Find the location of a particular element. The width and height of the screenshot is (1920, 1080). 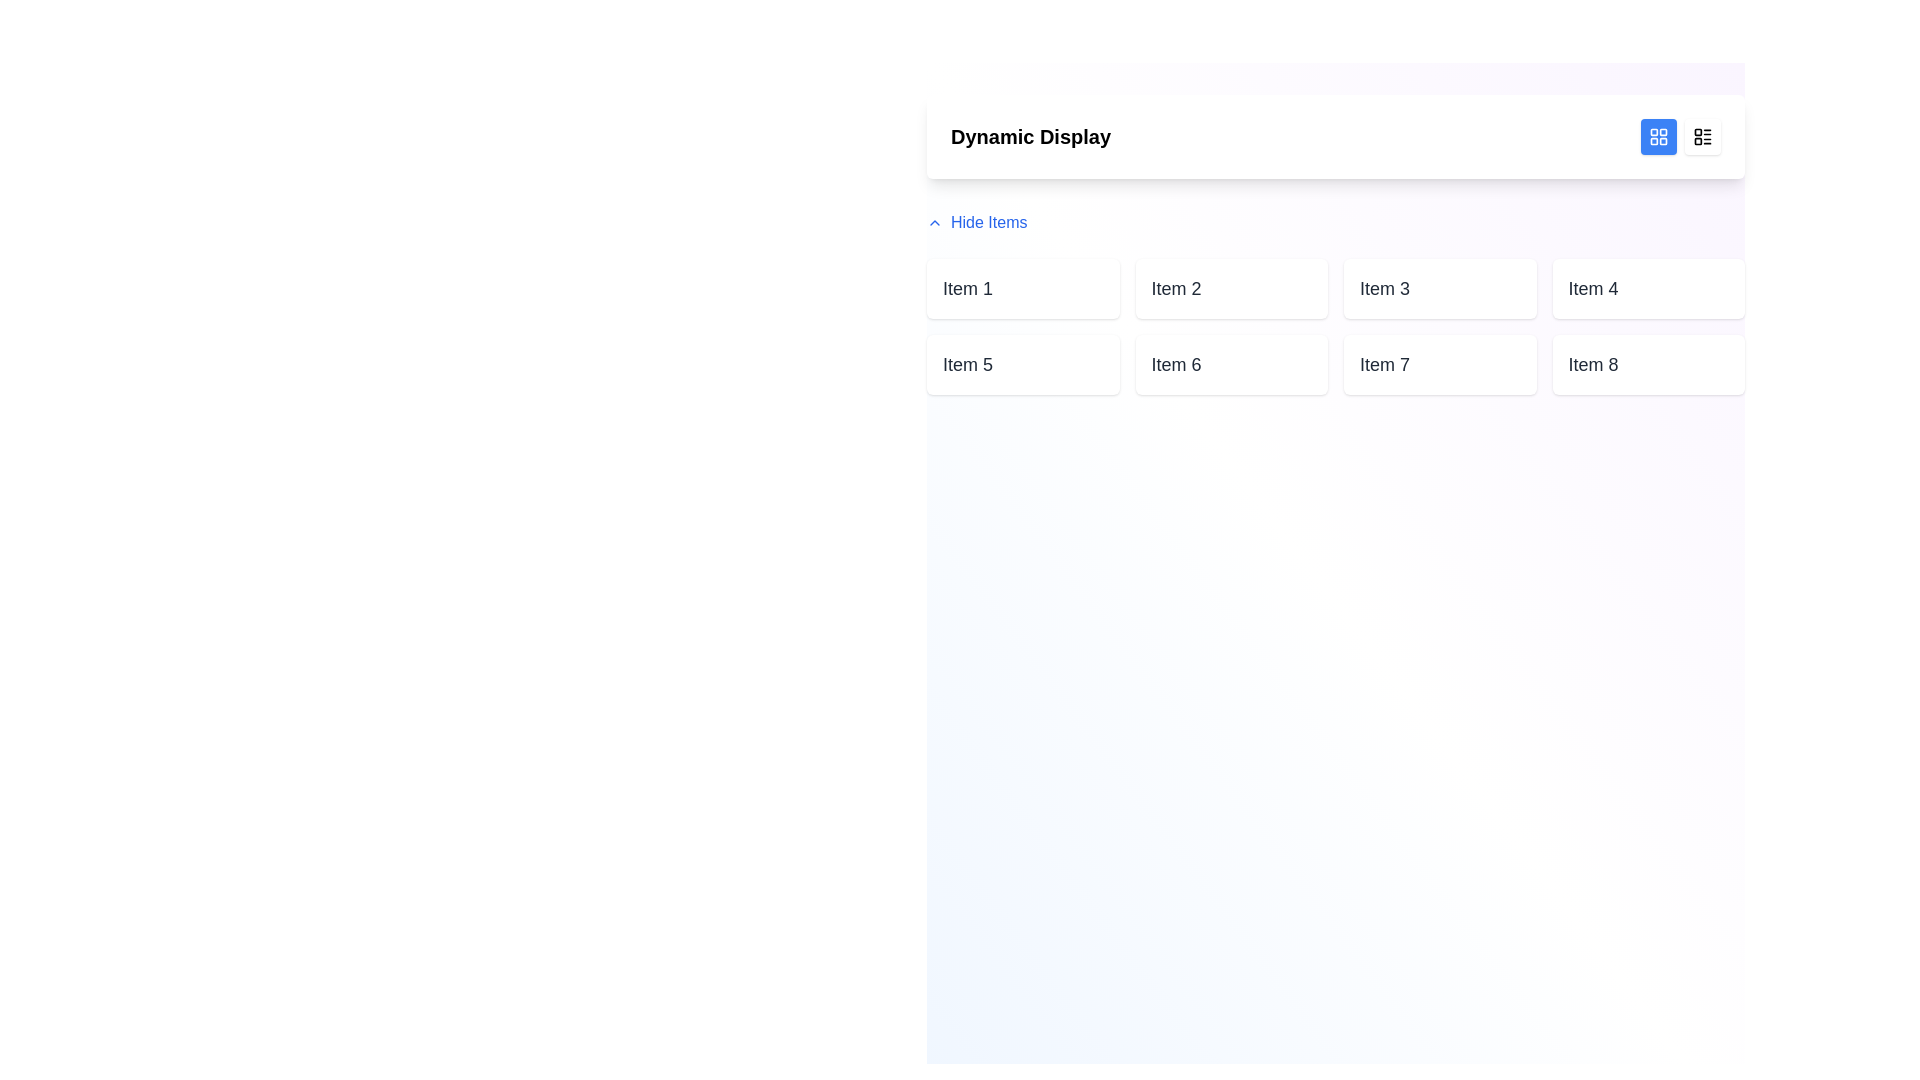

the hyperlink-style text label that collapses or hides the displayed items below it, located to the right of the chevron icon and below the 'Dynamic Display' header is located at coordinates (988, 223).